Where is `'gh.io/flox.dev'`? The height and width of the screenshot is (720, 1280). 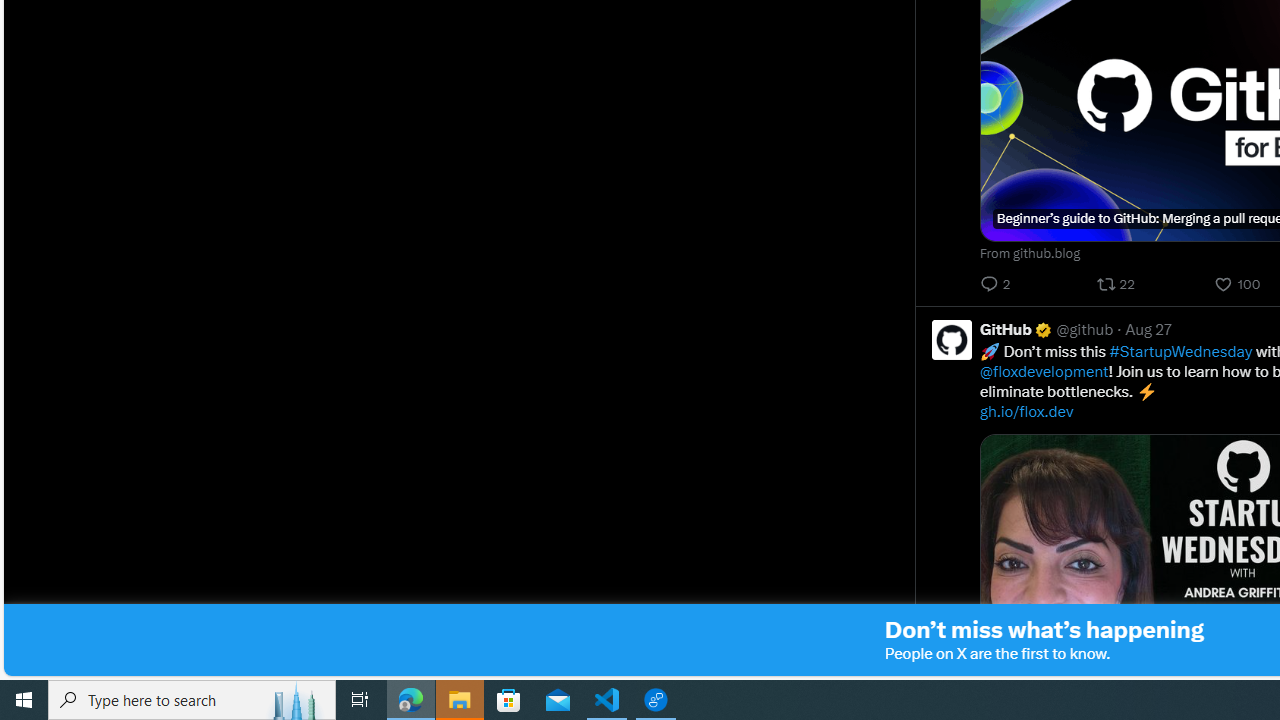 'gh.io/flox.dev' is located at coordinates (1027, 410).